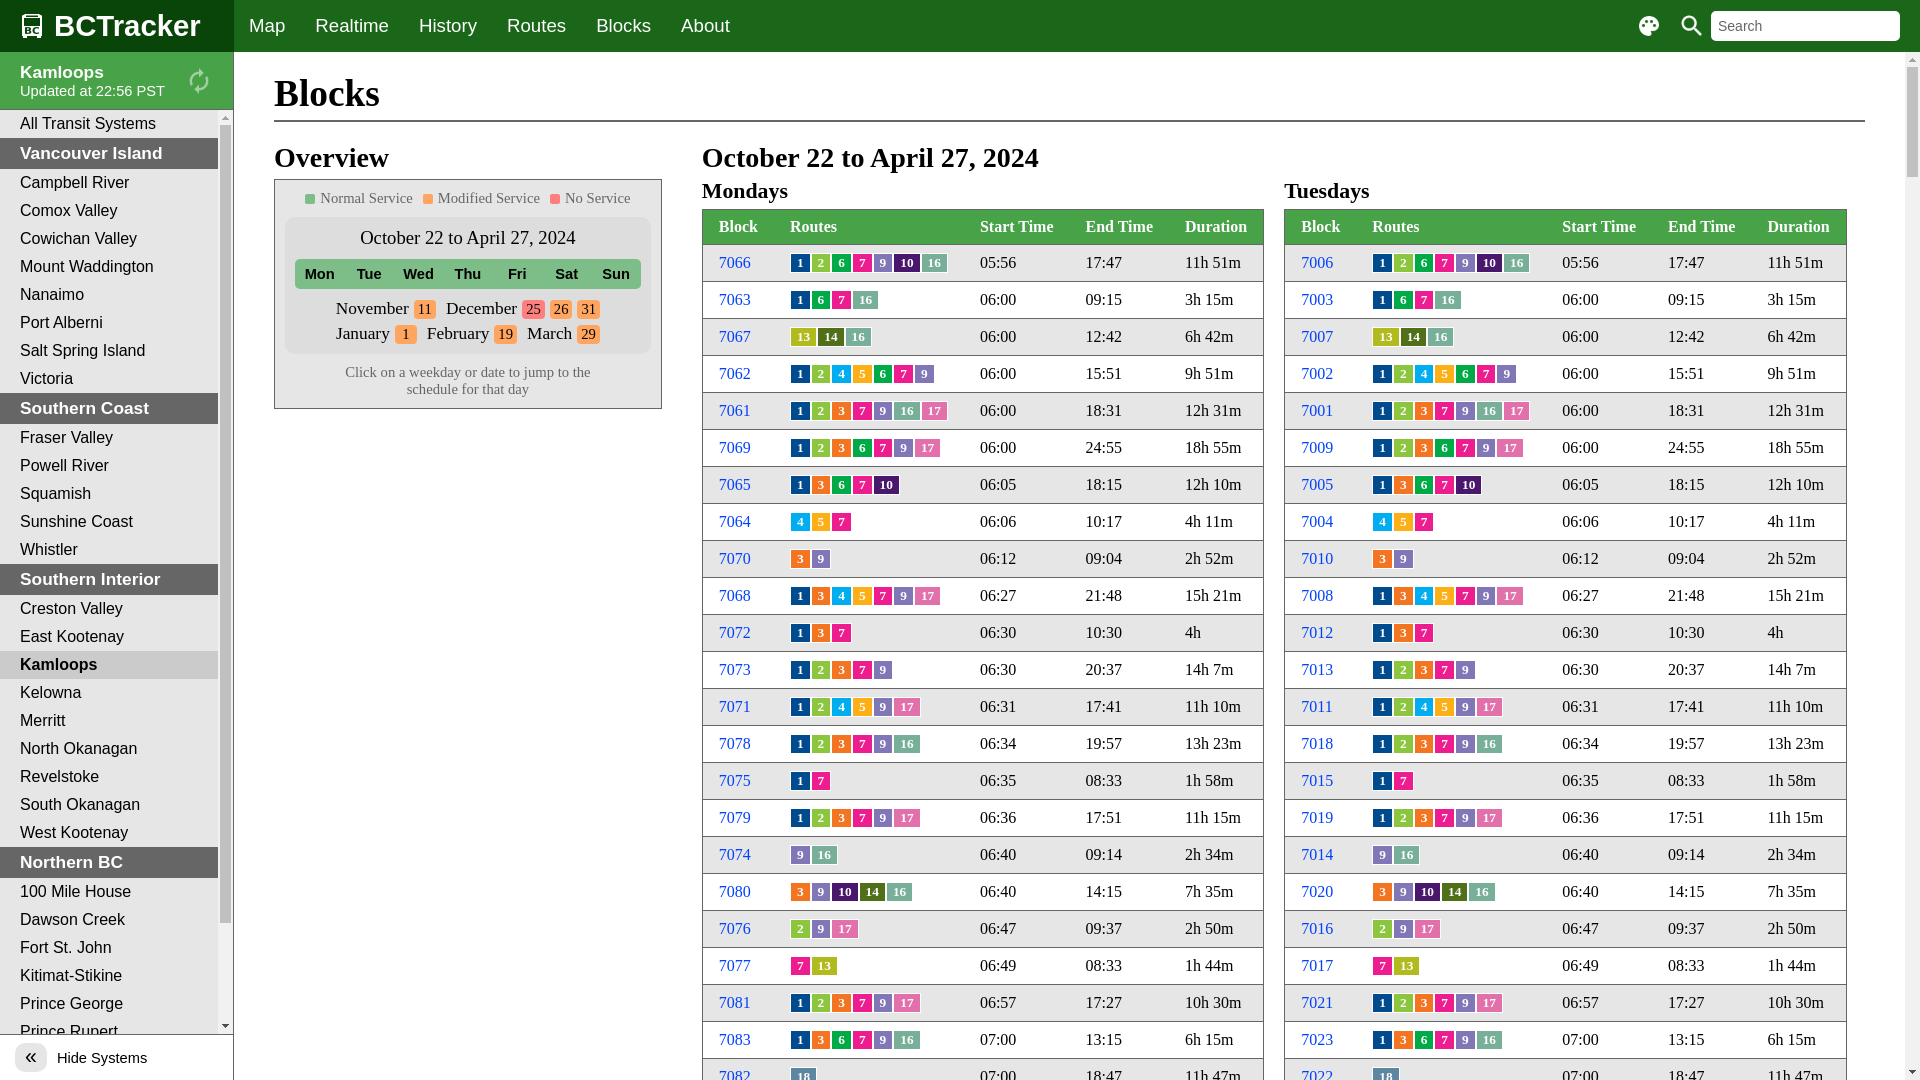 The image size is (1920, 1080). I want to click on '3', so click(841, 670).